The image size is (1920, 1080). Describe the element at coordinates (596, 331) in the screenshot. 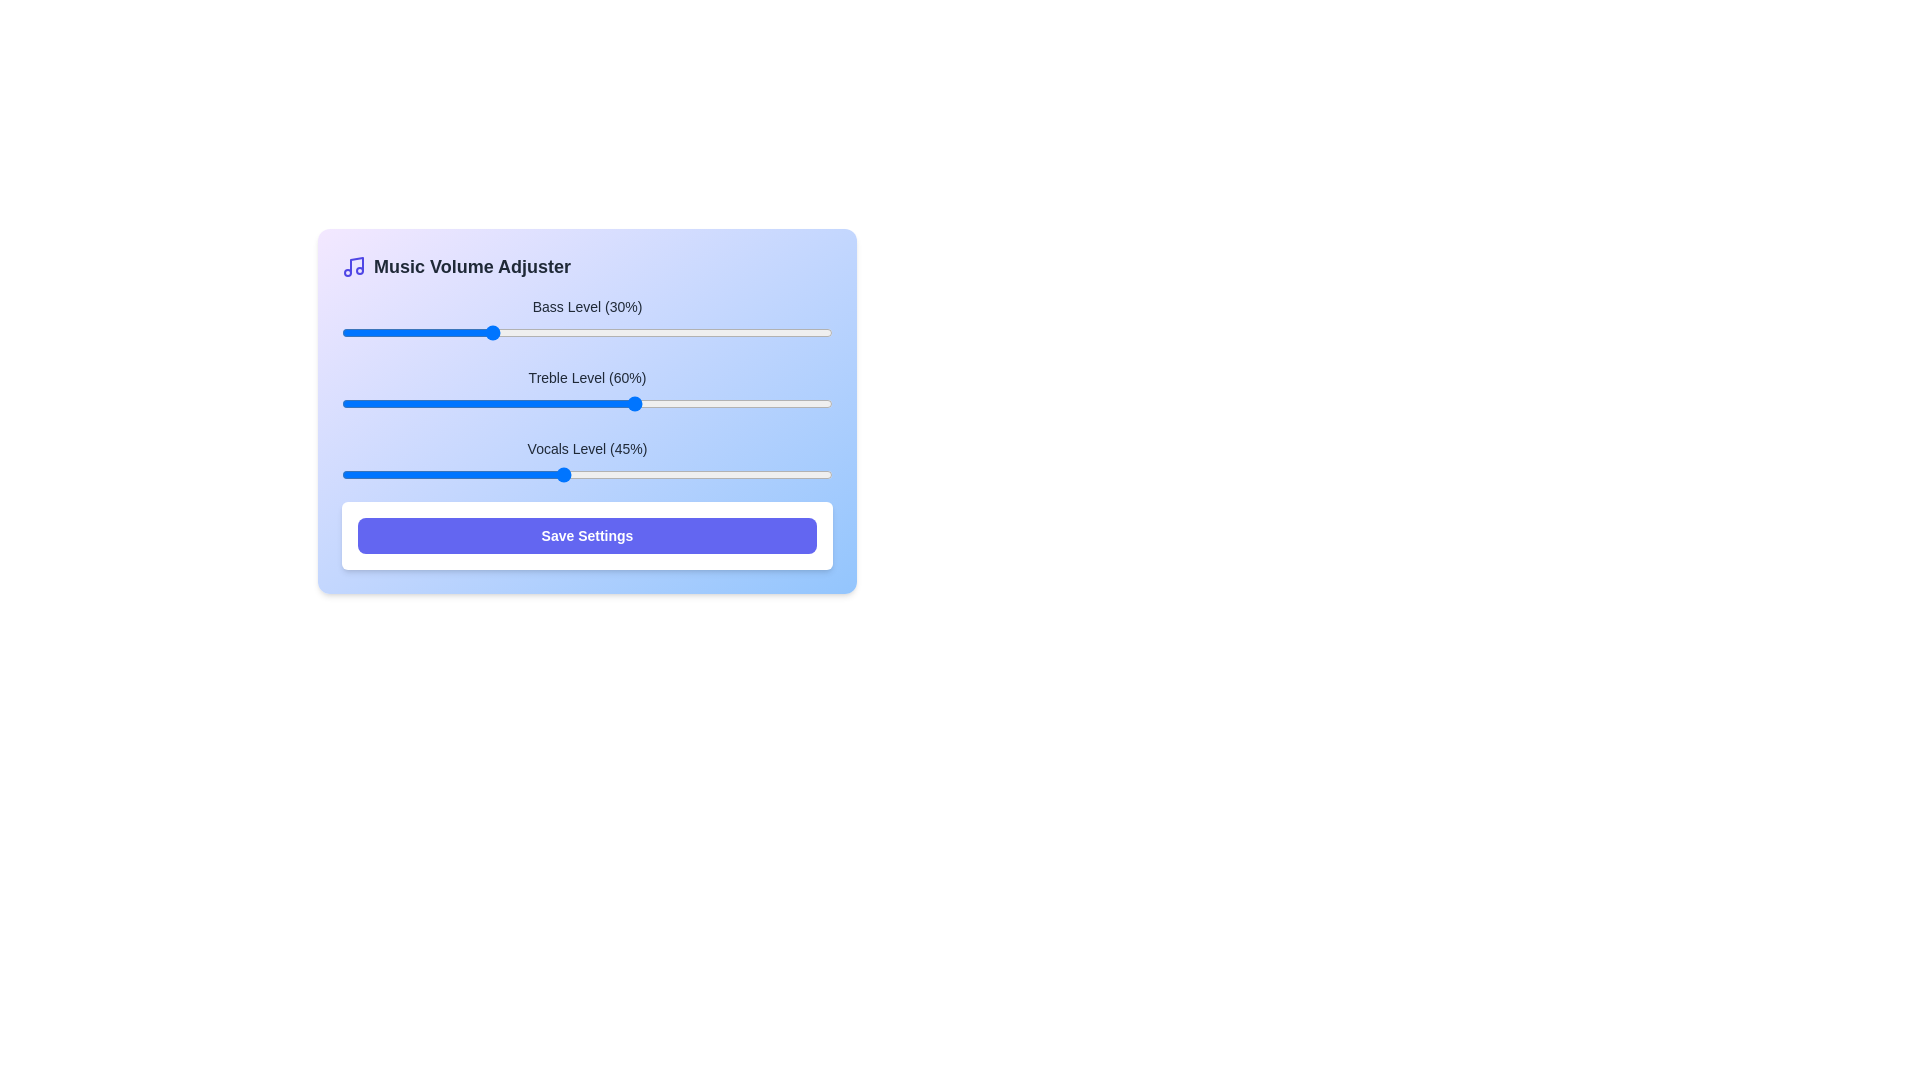

I see `the bass level` at that location.